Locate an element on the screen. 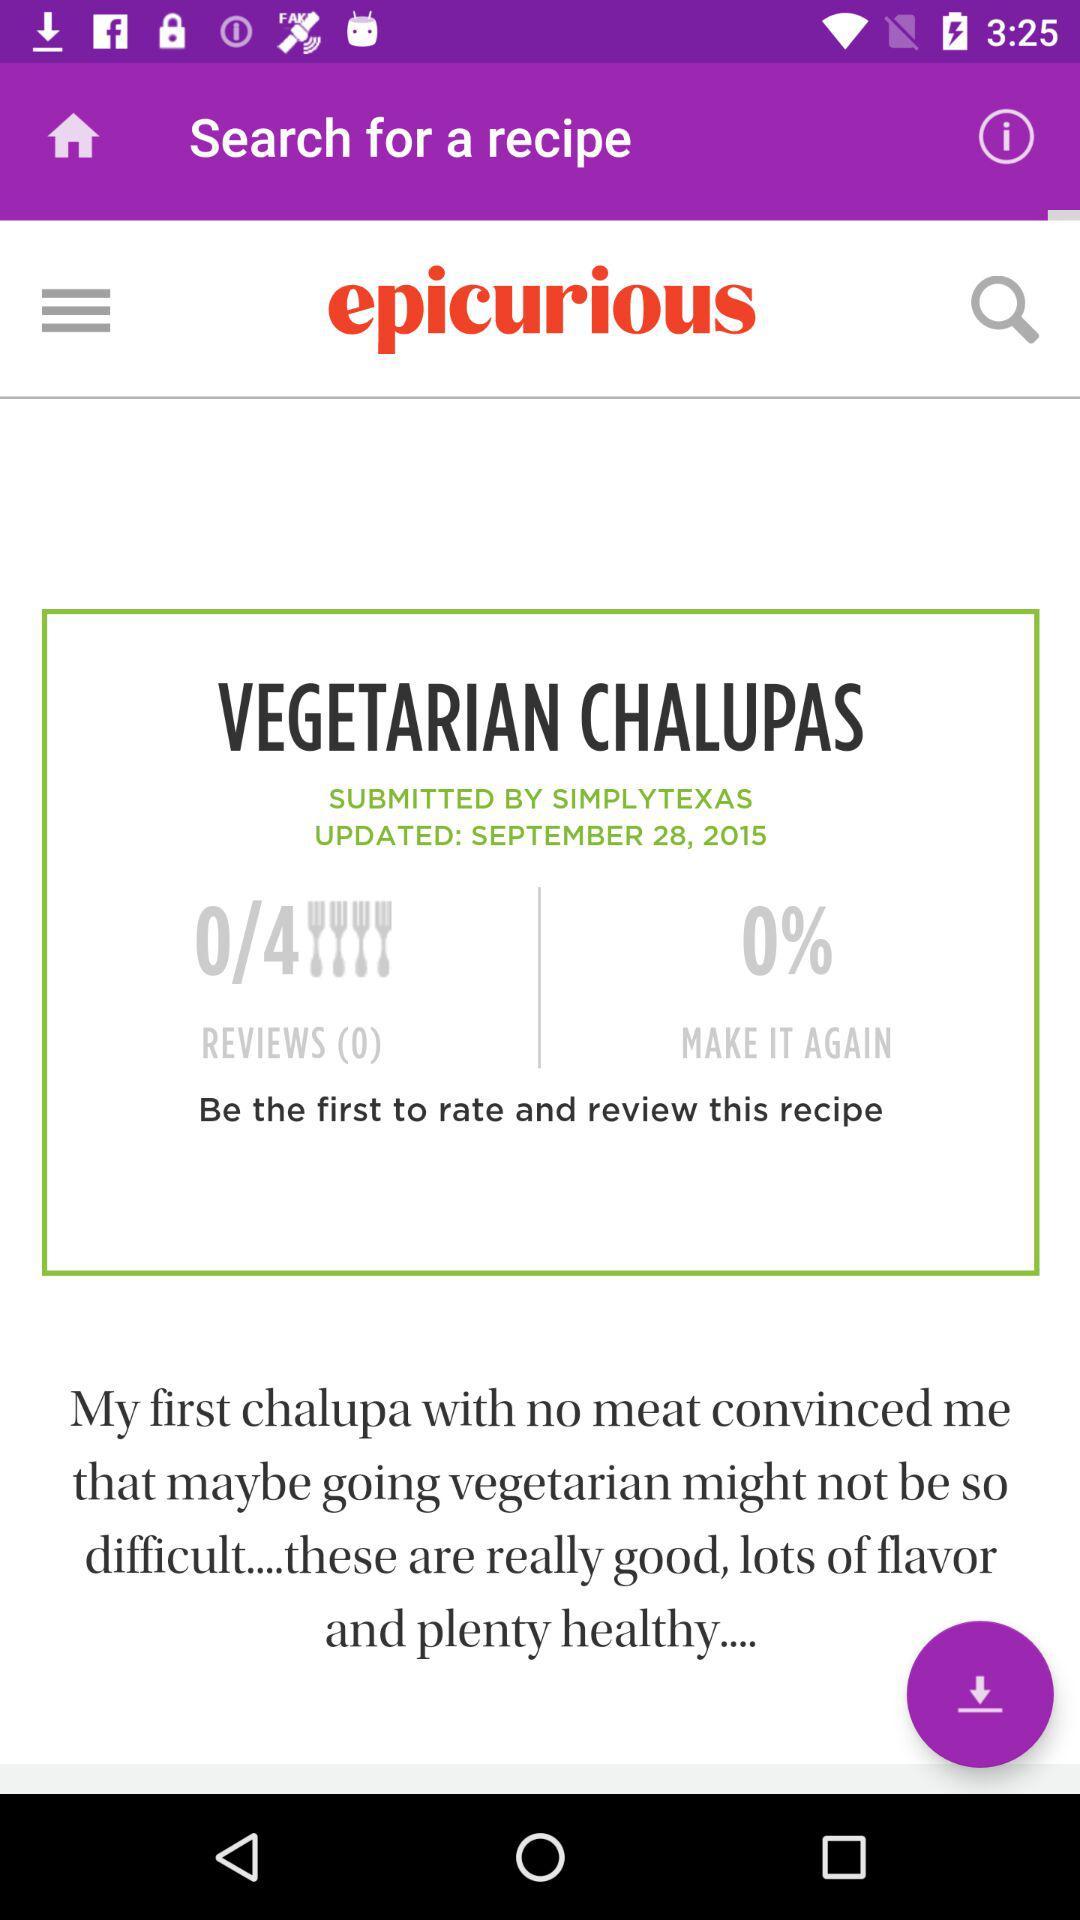  the file_download icon is located at coordinates (979, 1693).